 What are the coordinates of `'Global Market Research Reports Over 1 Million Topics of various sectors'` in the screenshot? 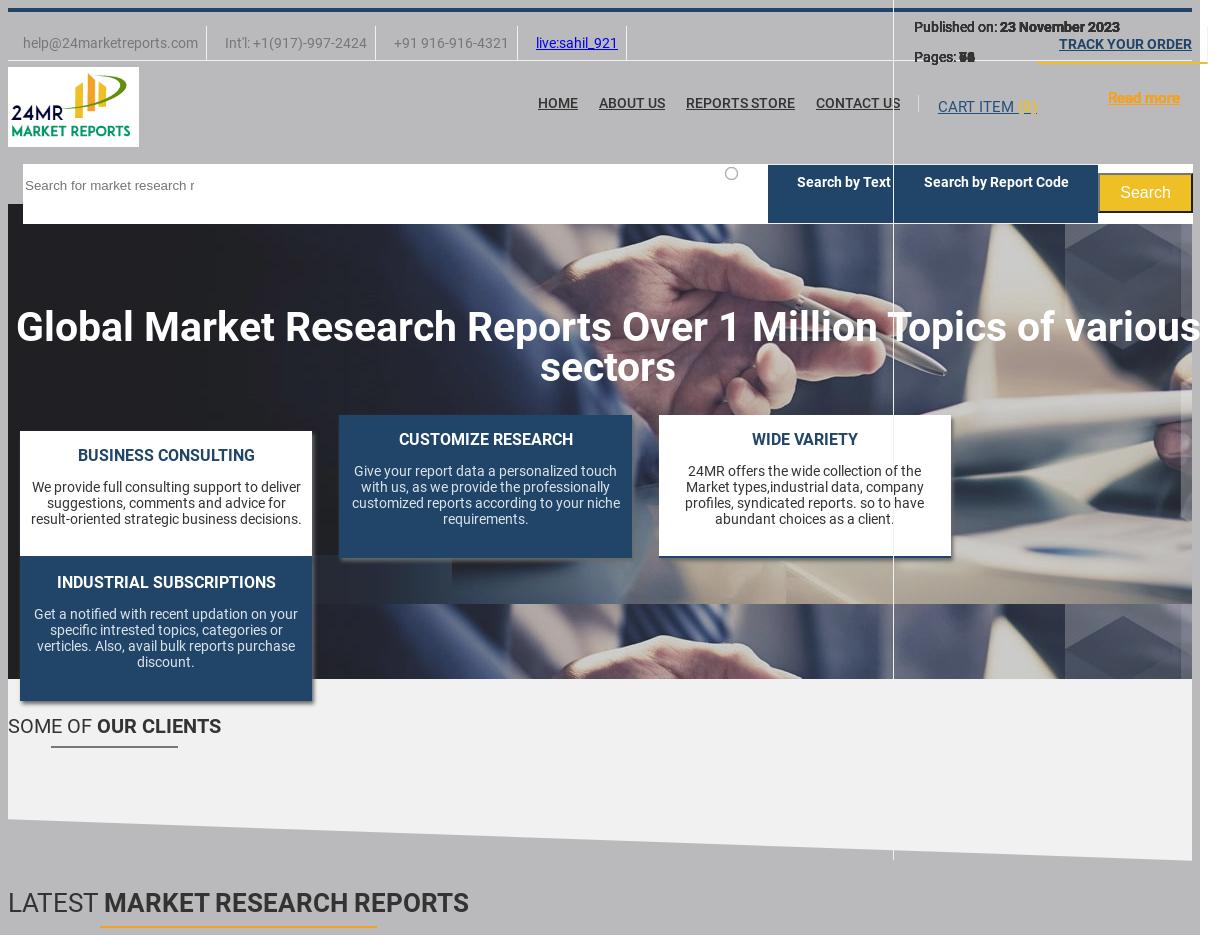 It's located at (13, 345).